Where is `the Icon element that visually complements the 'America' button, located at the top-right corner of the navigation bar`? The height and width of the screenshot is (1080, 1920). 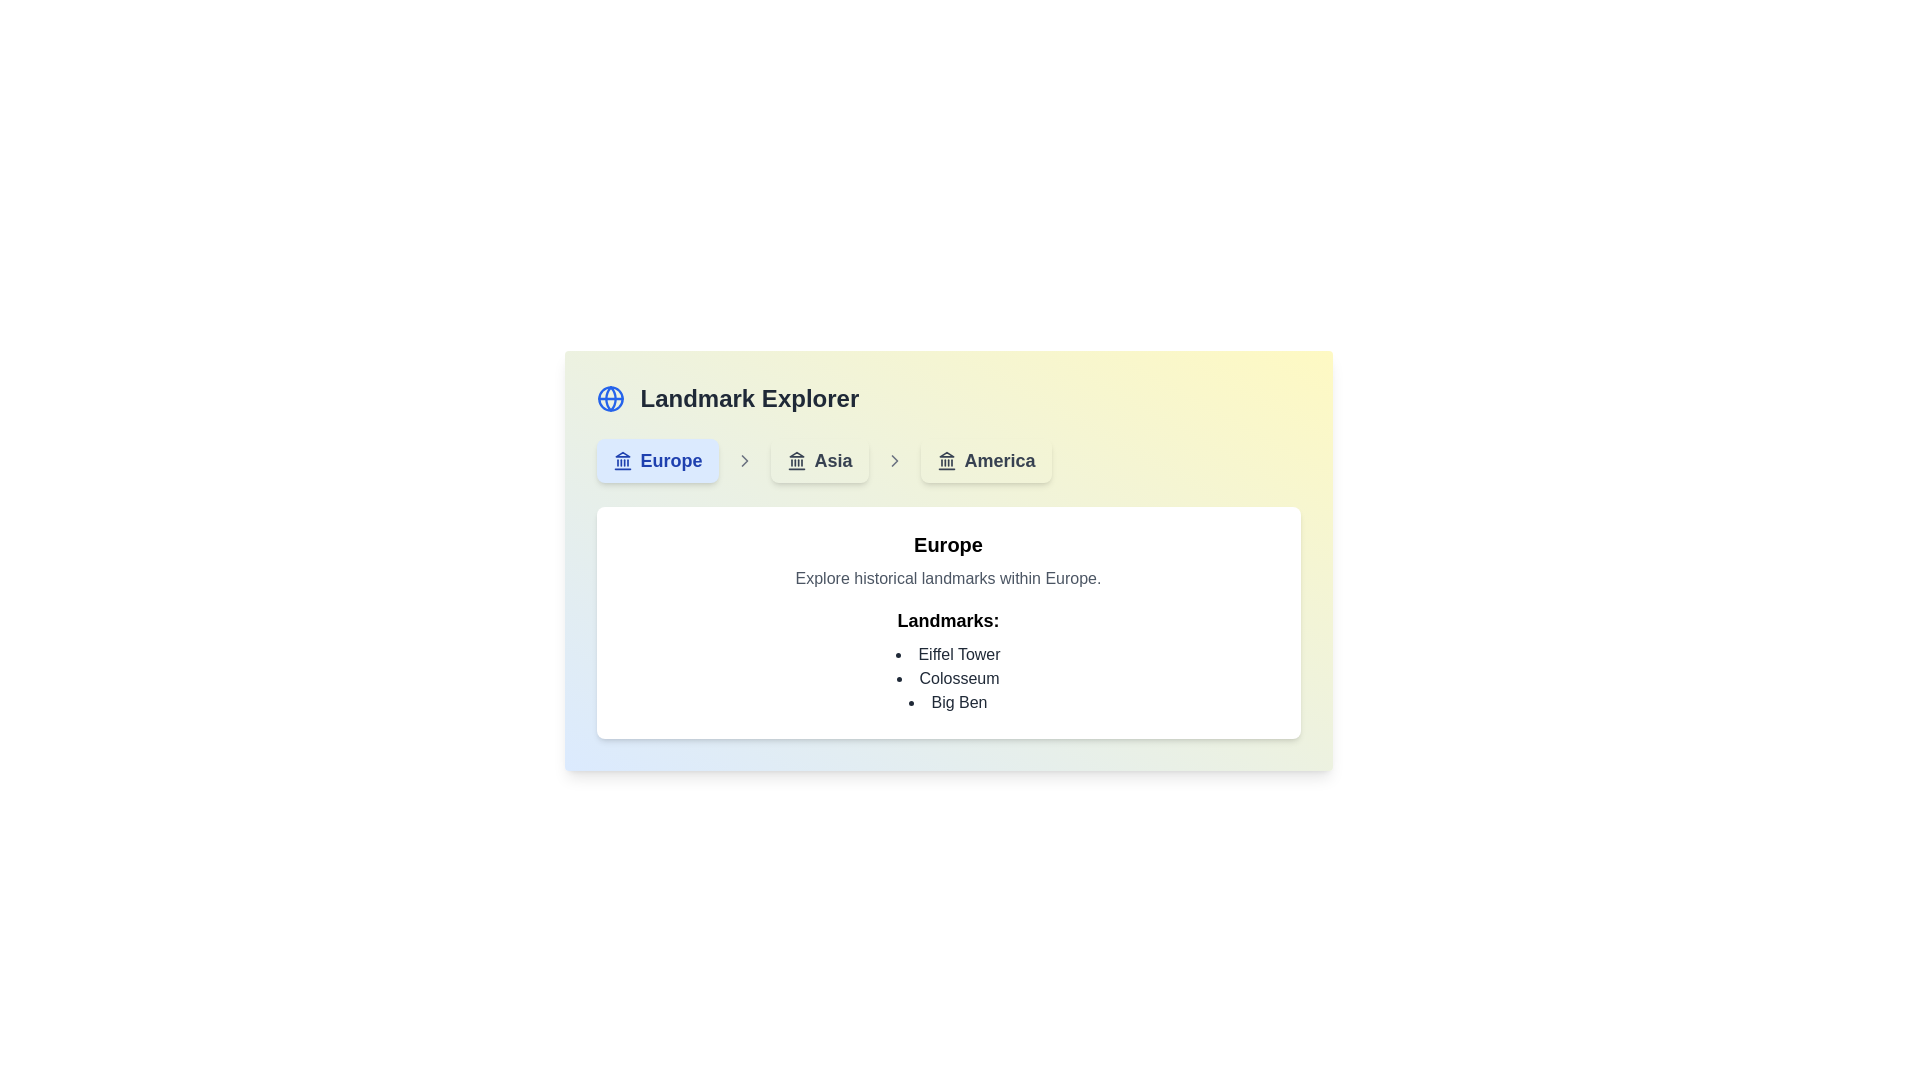 the Icon element that visually complements the 'America' button, located at the top-right corner of the navigation bar is located at coordinates (945, 461).